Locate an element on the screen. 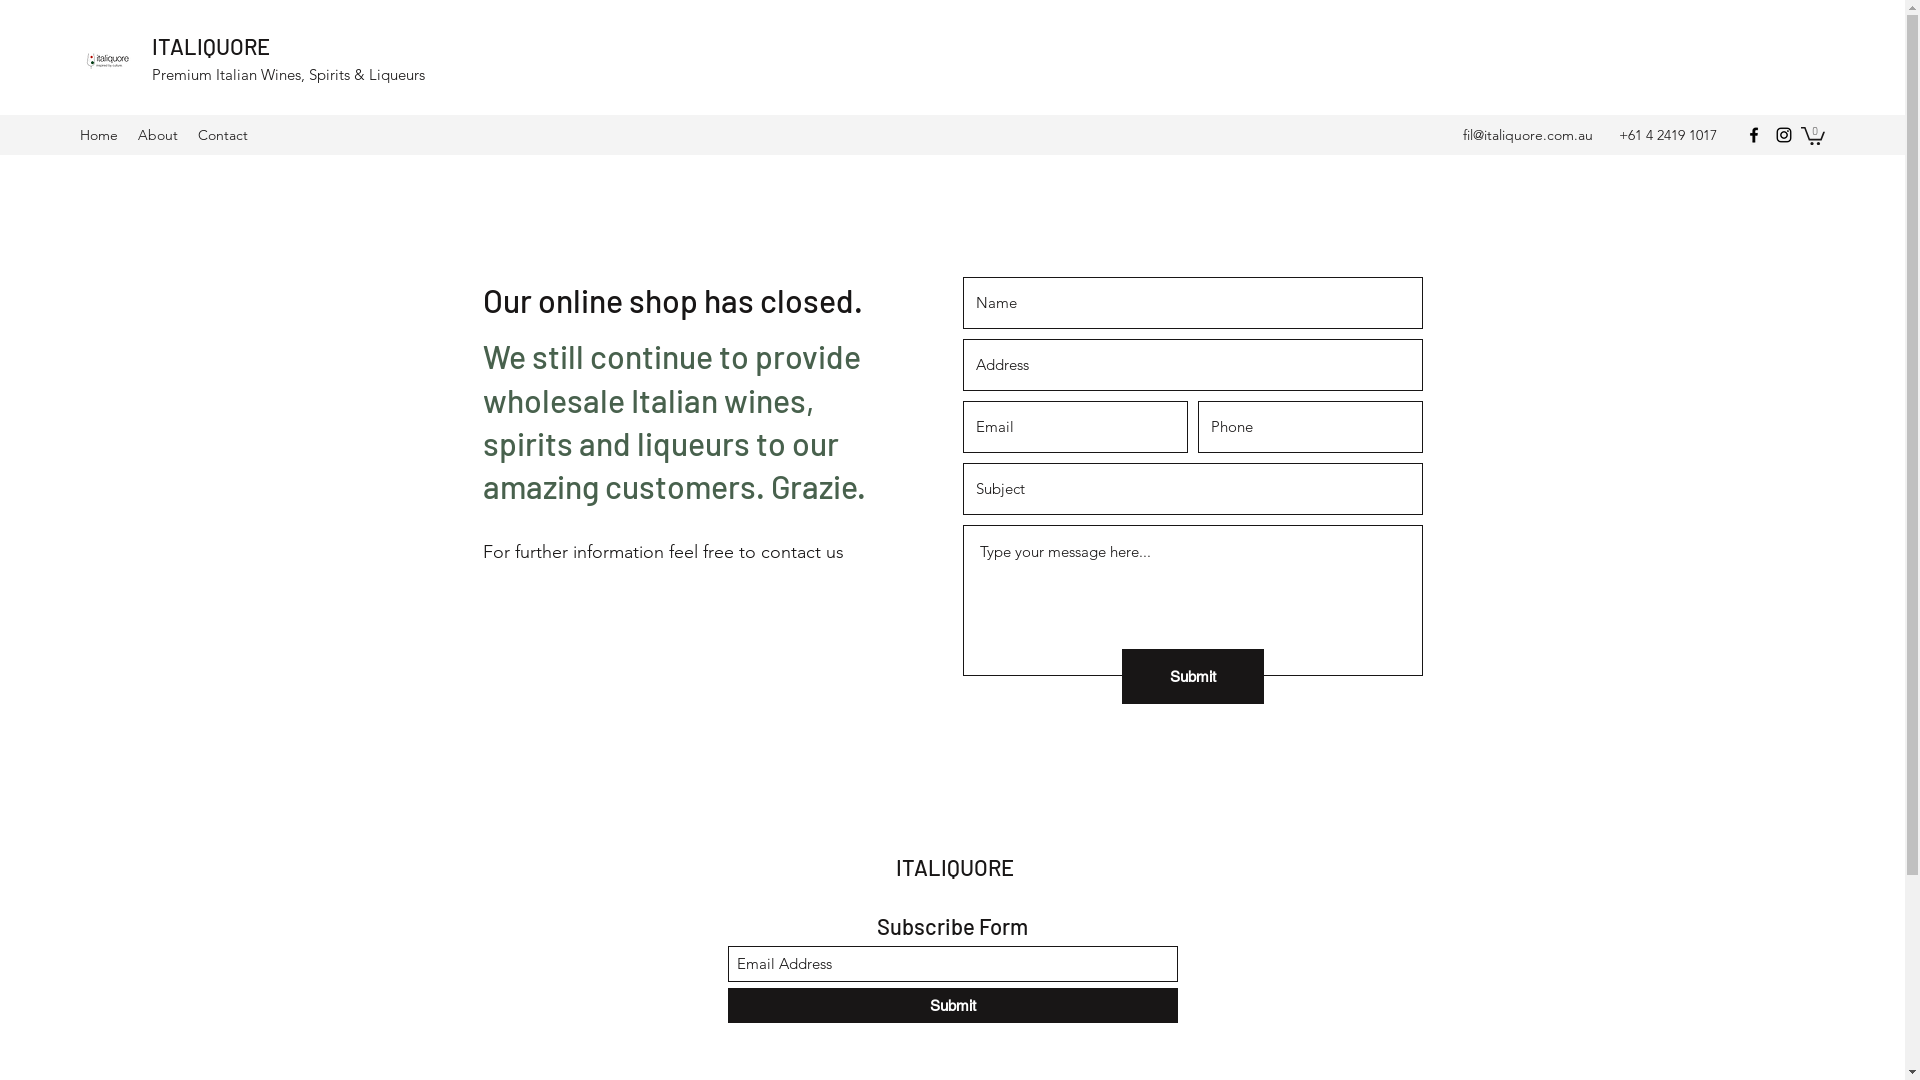 The height and width of the screenshot is (1080, 1920). '0' is located at coordinates (1813, 135).